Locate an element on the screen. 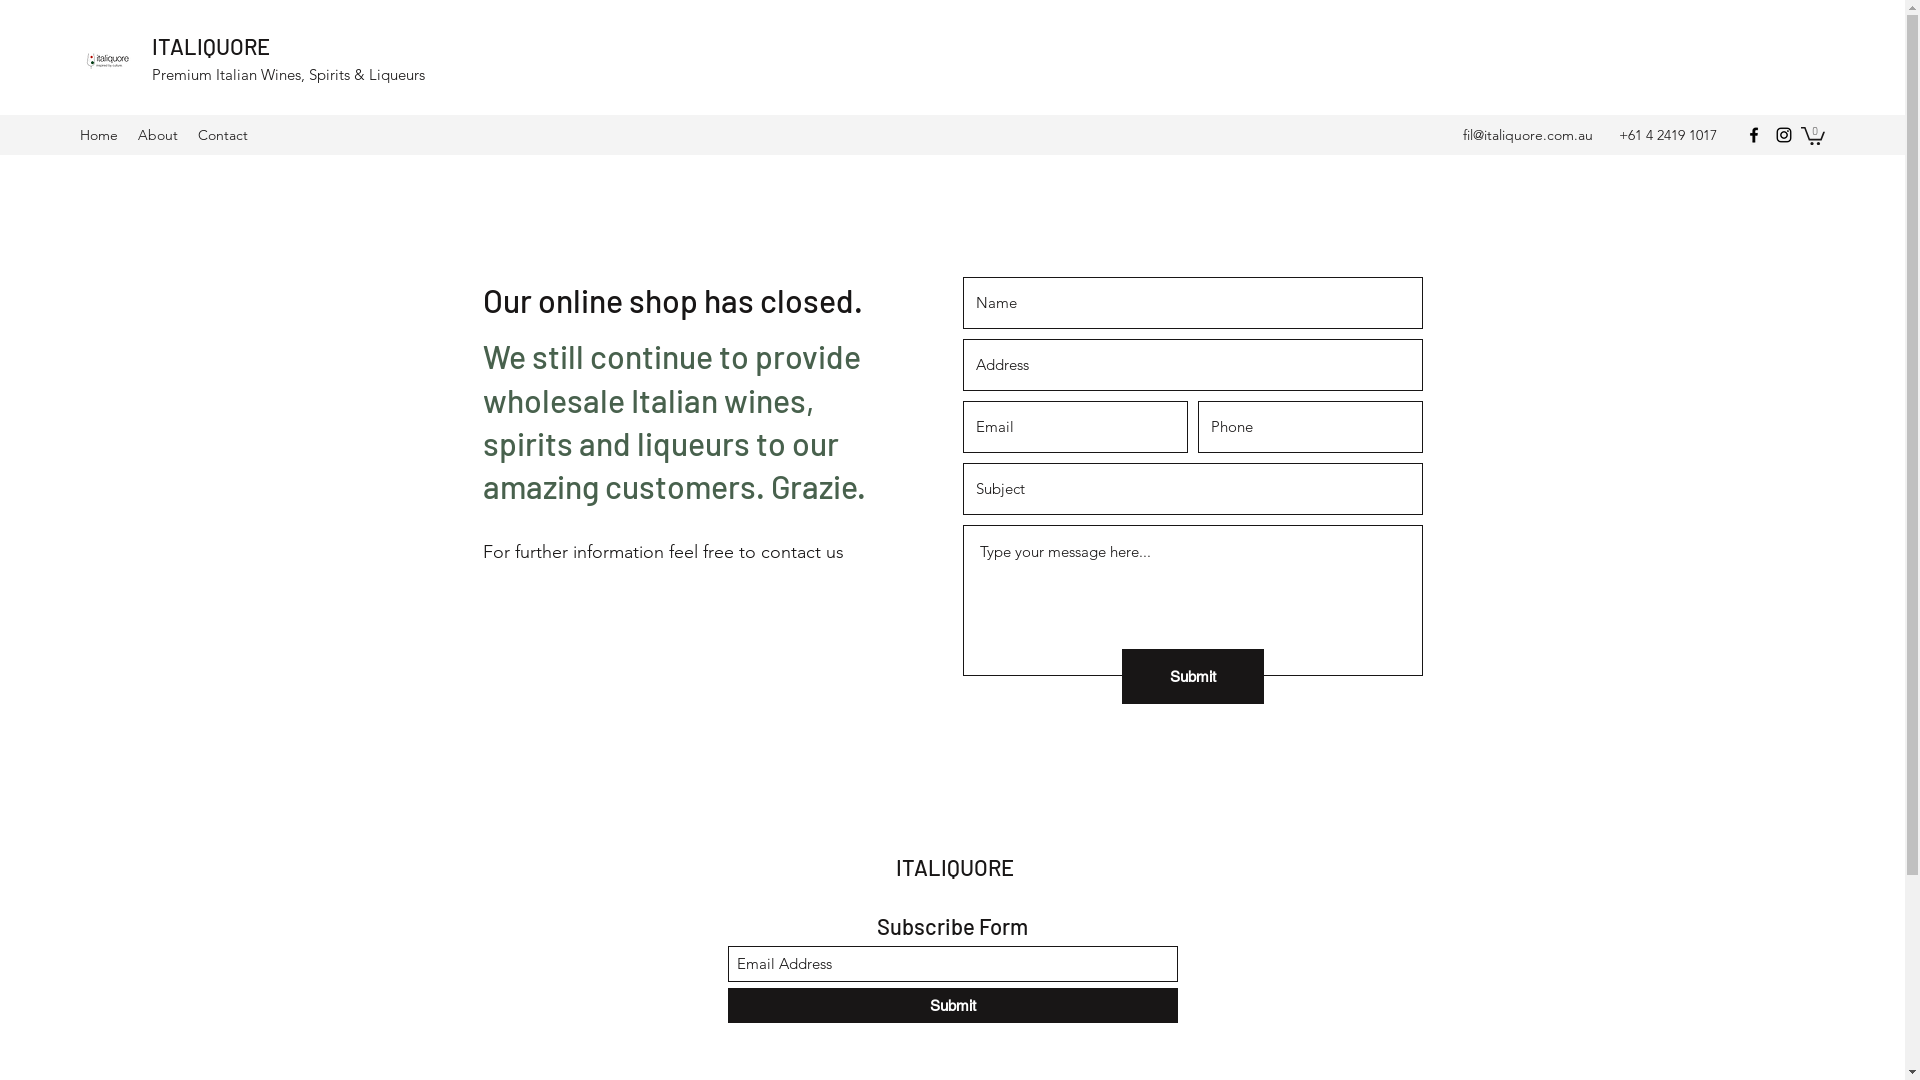 The height and width of the screenshot is (1080, 1920). '0' is located at coordinates (1813, 135).